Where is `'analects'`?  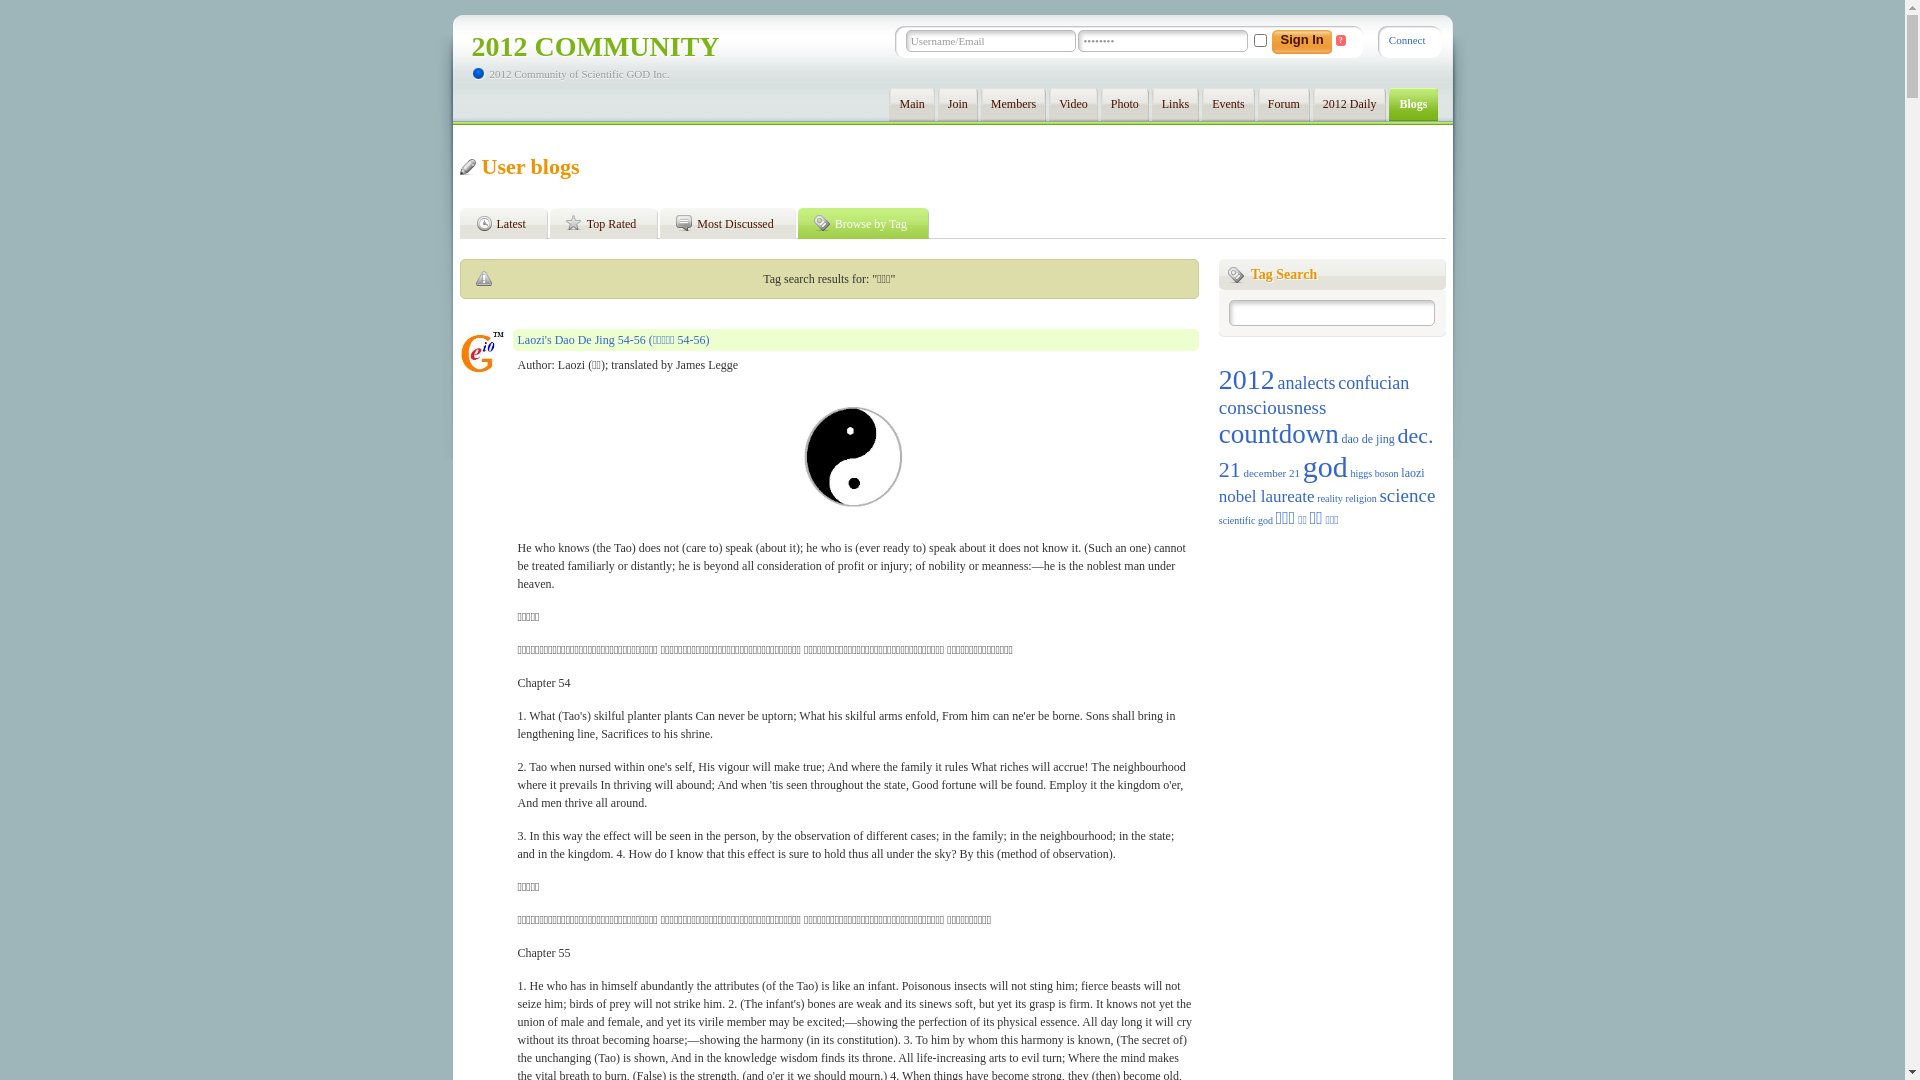
'analects' is located at coordinates (1275, 382).